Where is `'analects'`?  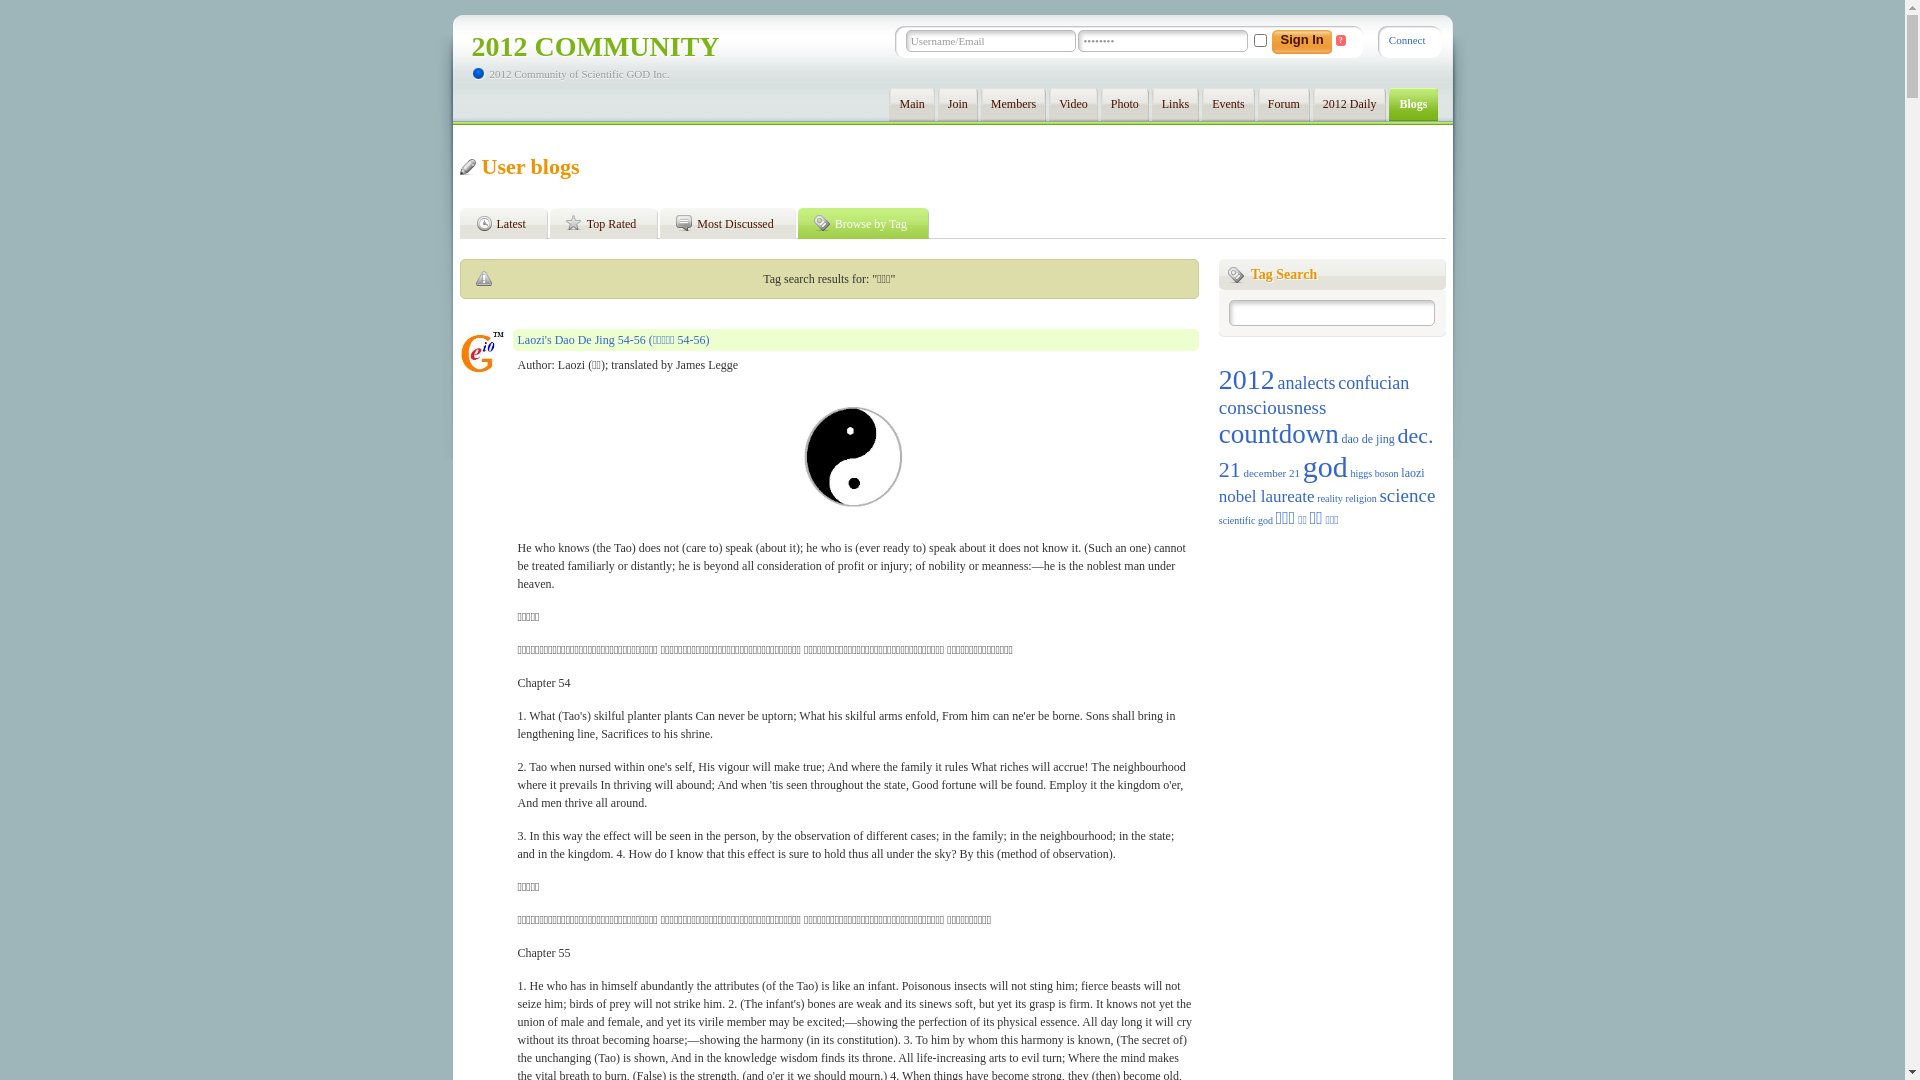
'analects' is located at coordinates (1275, 382).